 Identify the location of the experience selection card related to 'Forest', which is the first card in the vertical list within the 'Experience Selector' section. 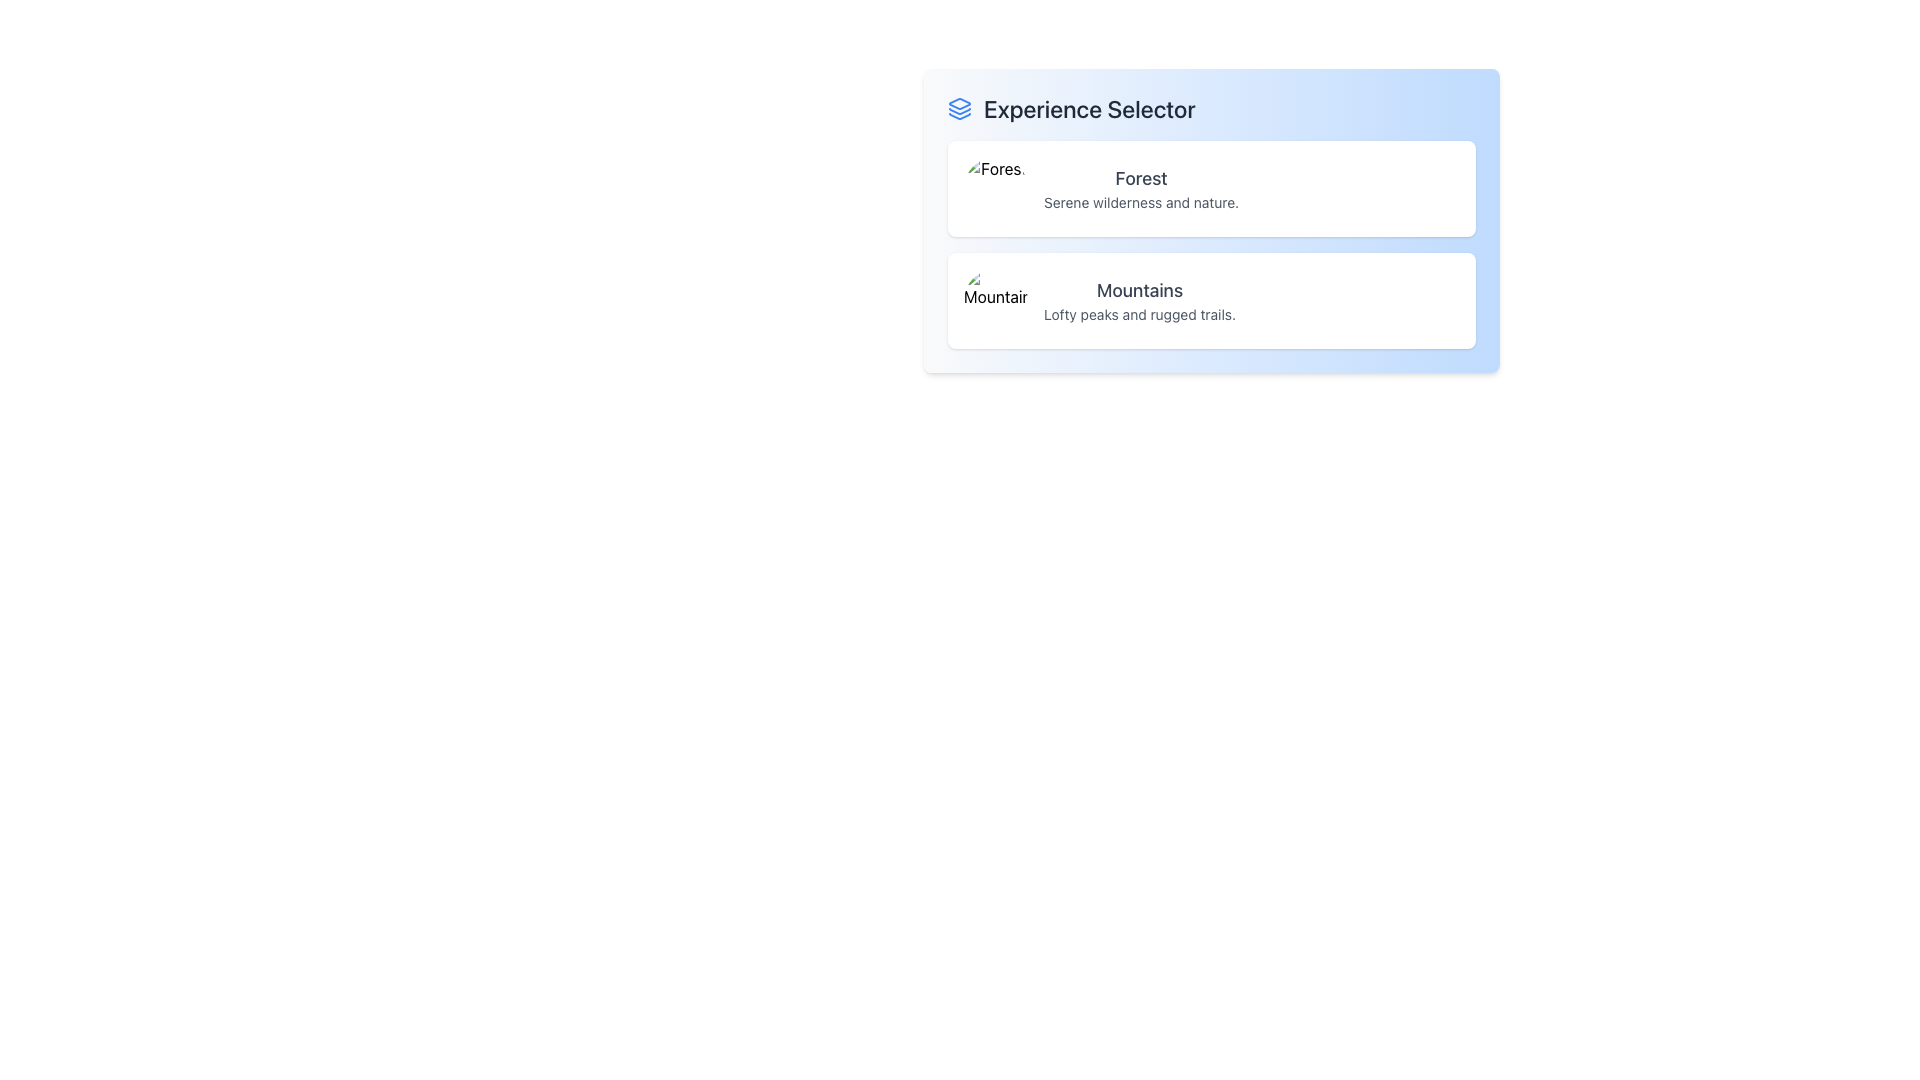
(1210, 189).